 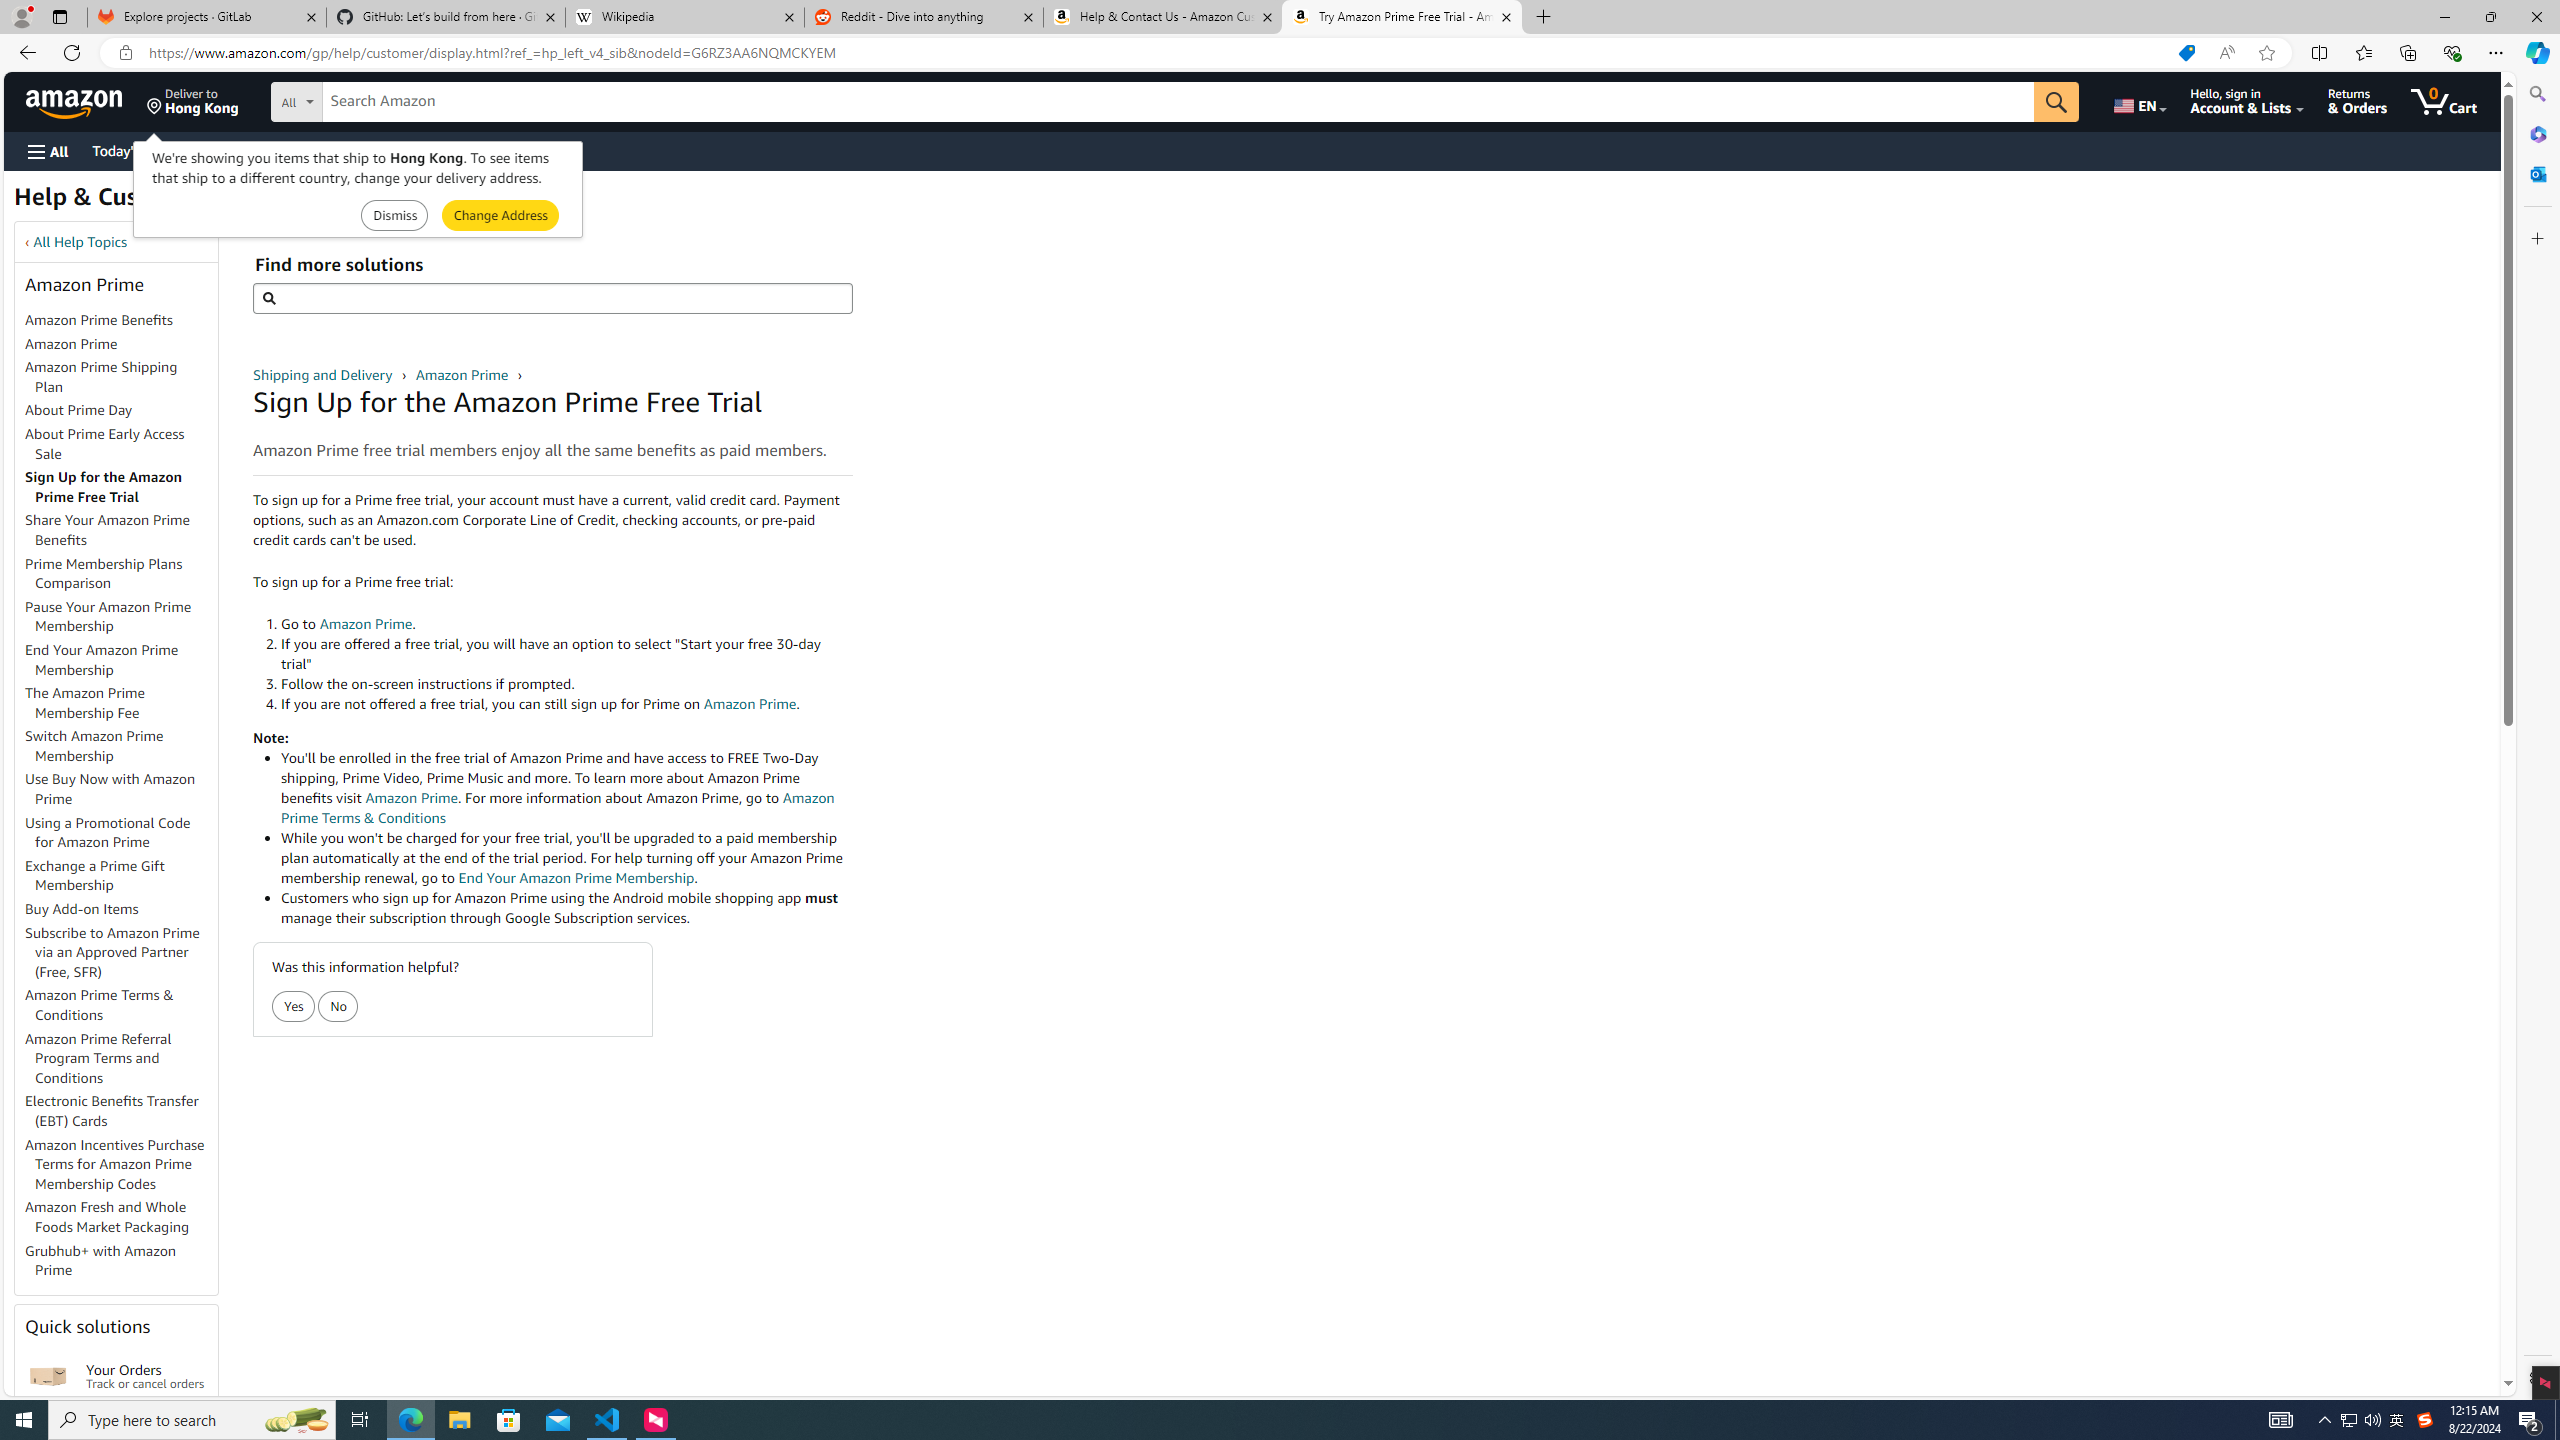 What do you see at coordinates (85, 99) in the screenshot?
I see `'Skip to main content'` at bounding box center [85, 99].